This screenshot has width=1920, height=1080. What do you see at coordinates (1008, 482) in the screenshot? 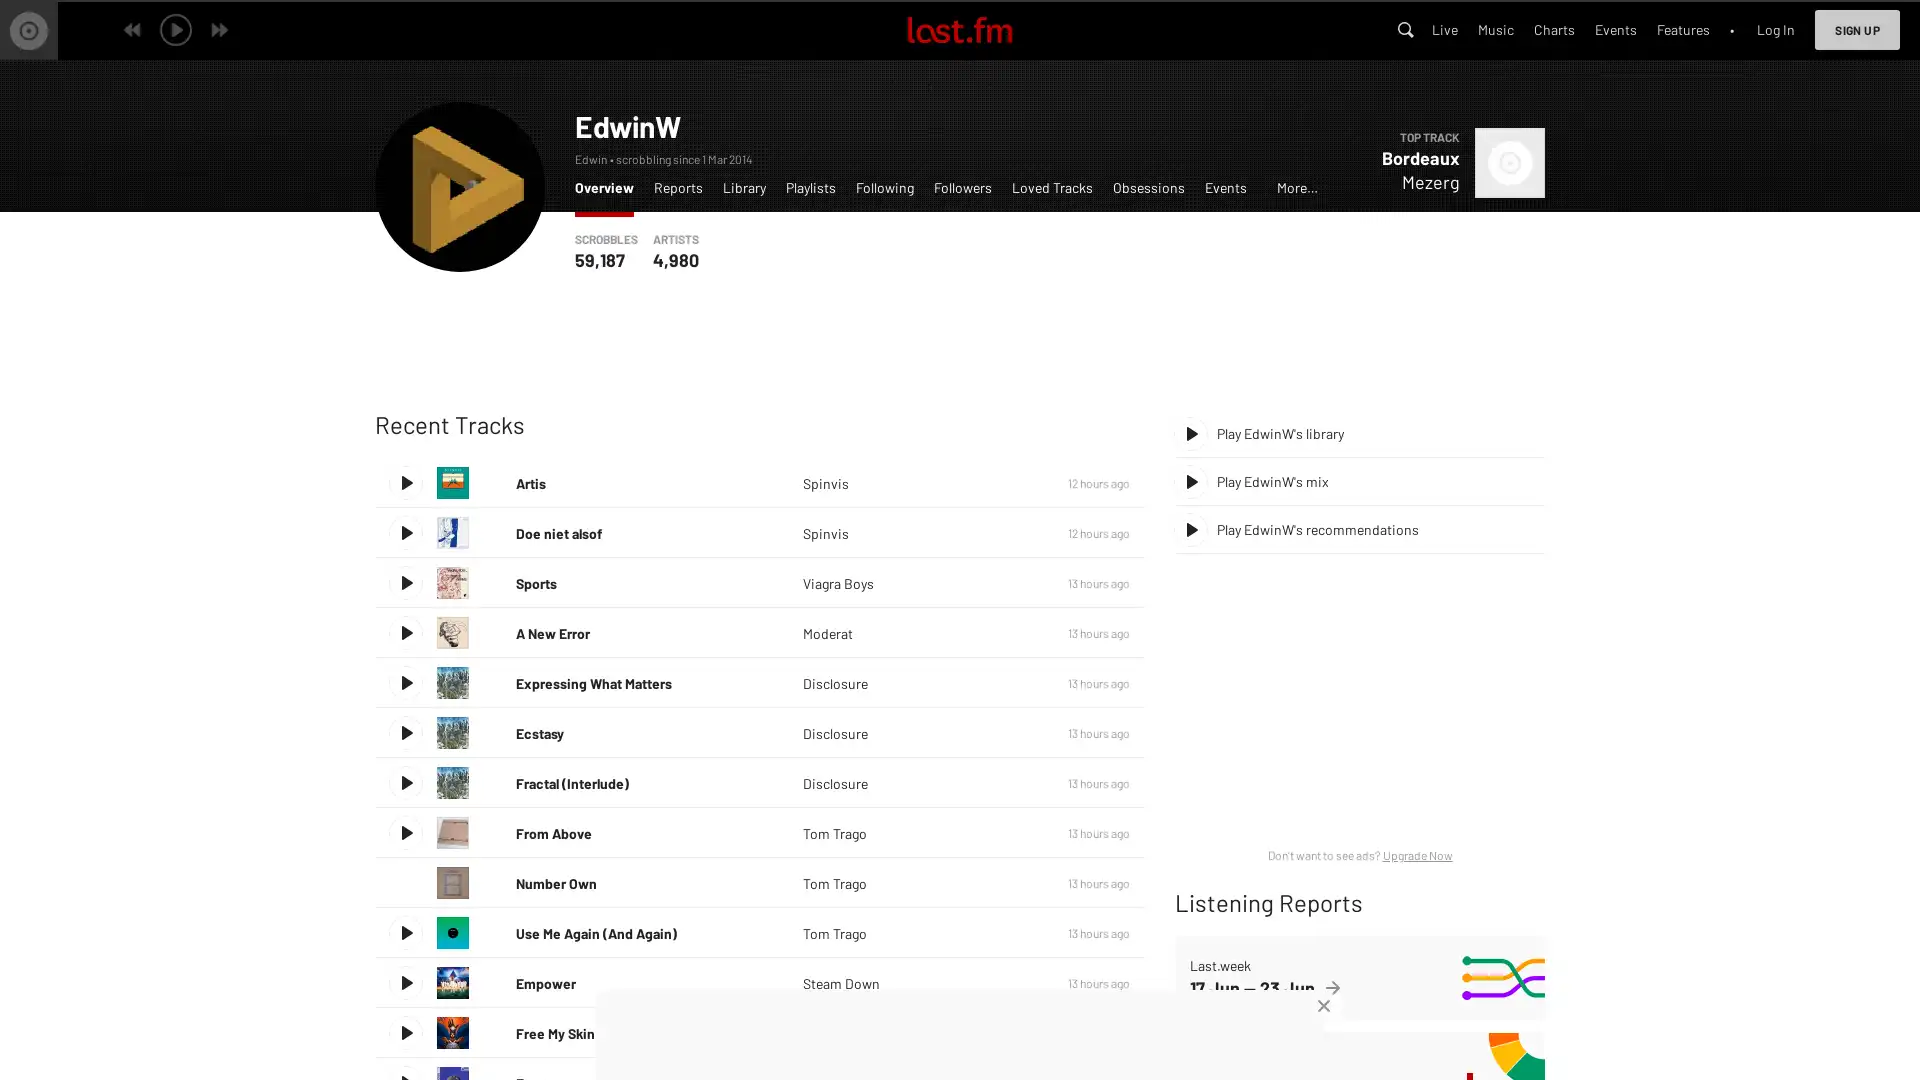
I see `More` at bounding box center [1008, 482].